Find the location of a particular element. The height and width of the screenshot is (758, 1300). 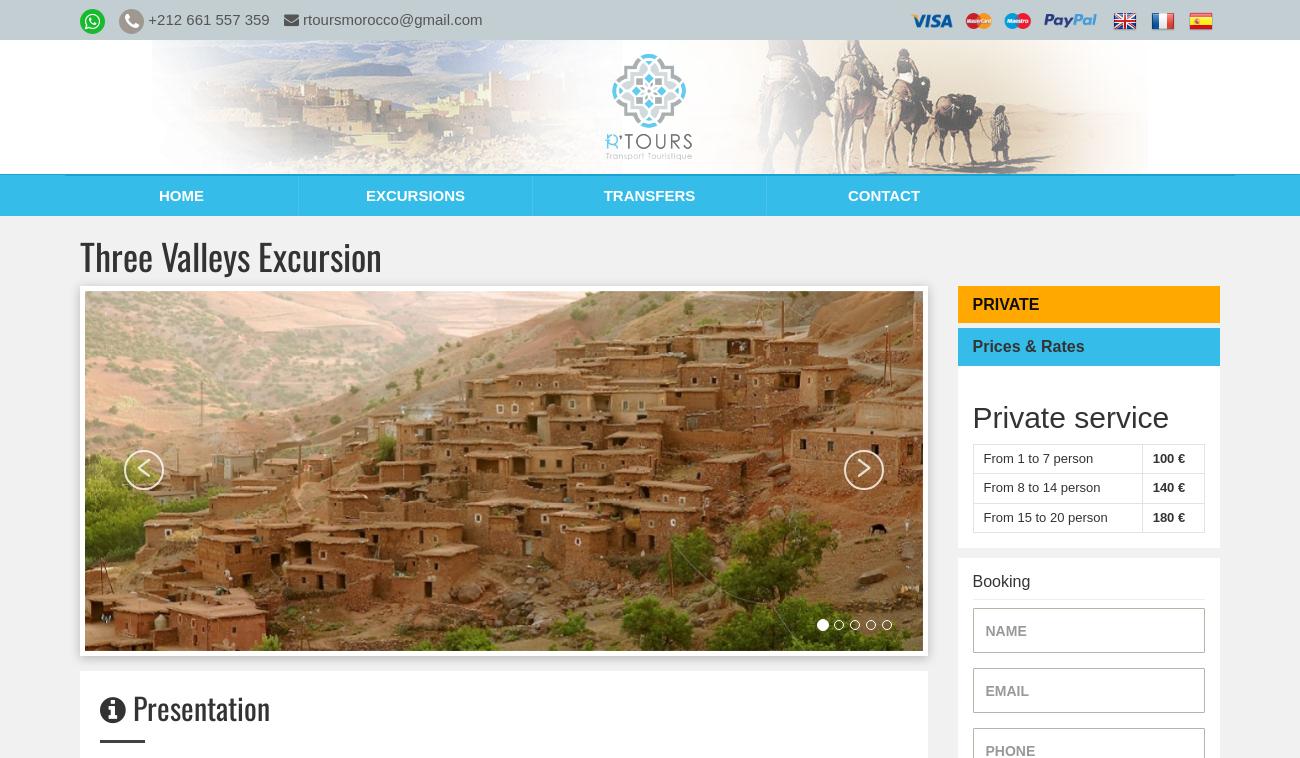

'Transfers' is located at coordinates (648, 195).